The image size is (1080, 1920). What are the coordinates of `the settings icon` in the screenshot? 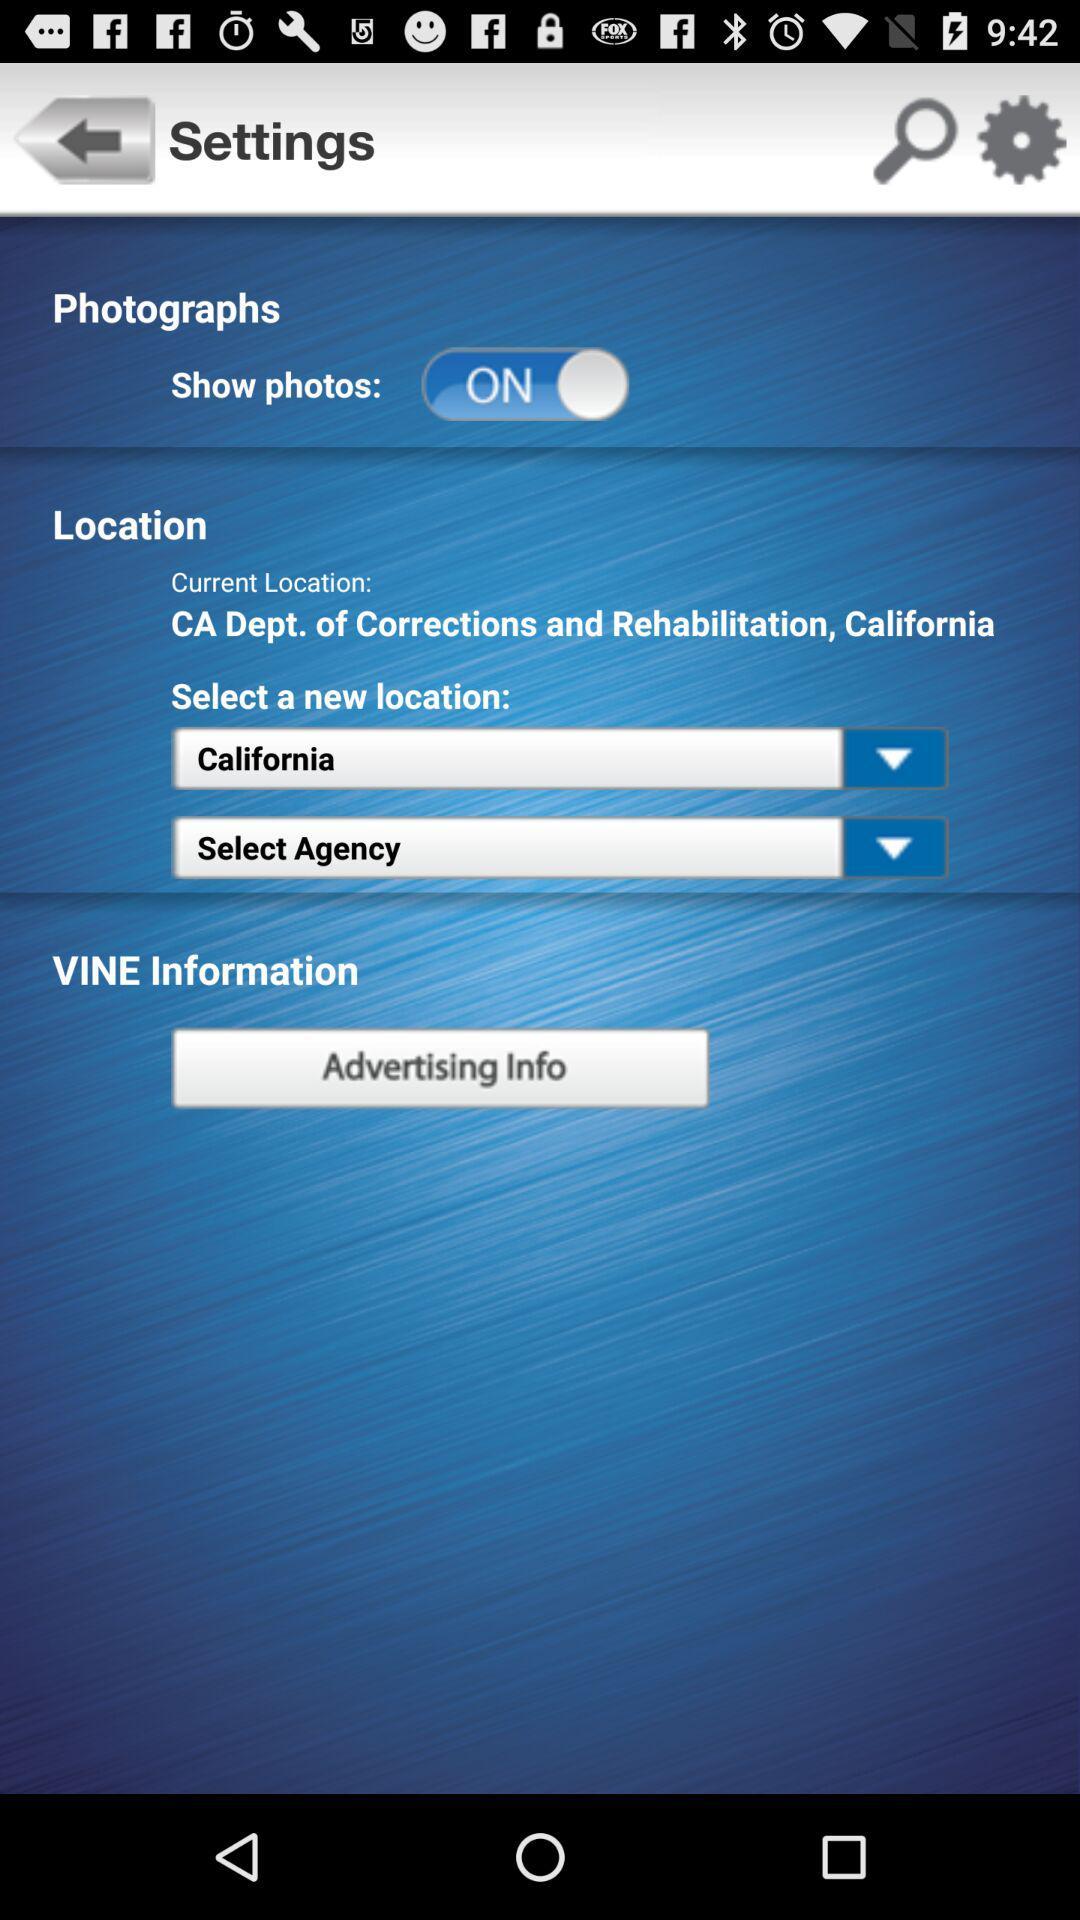 It's located at (1020, 148).